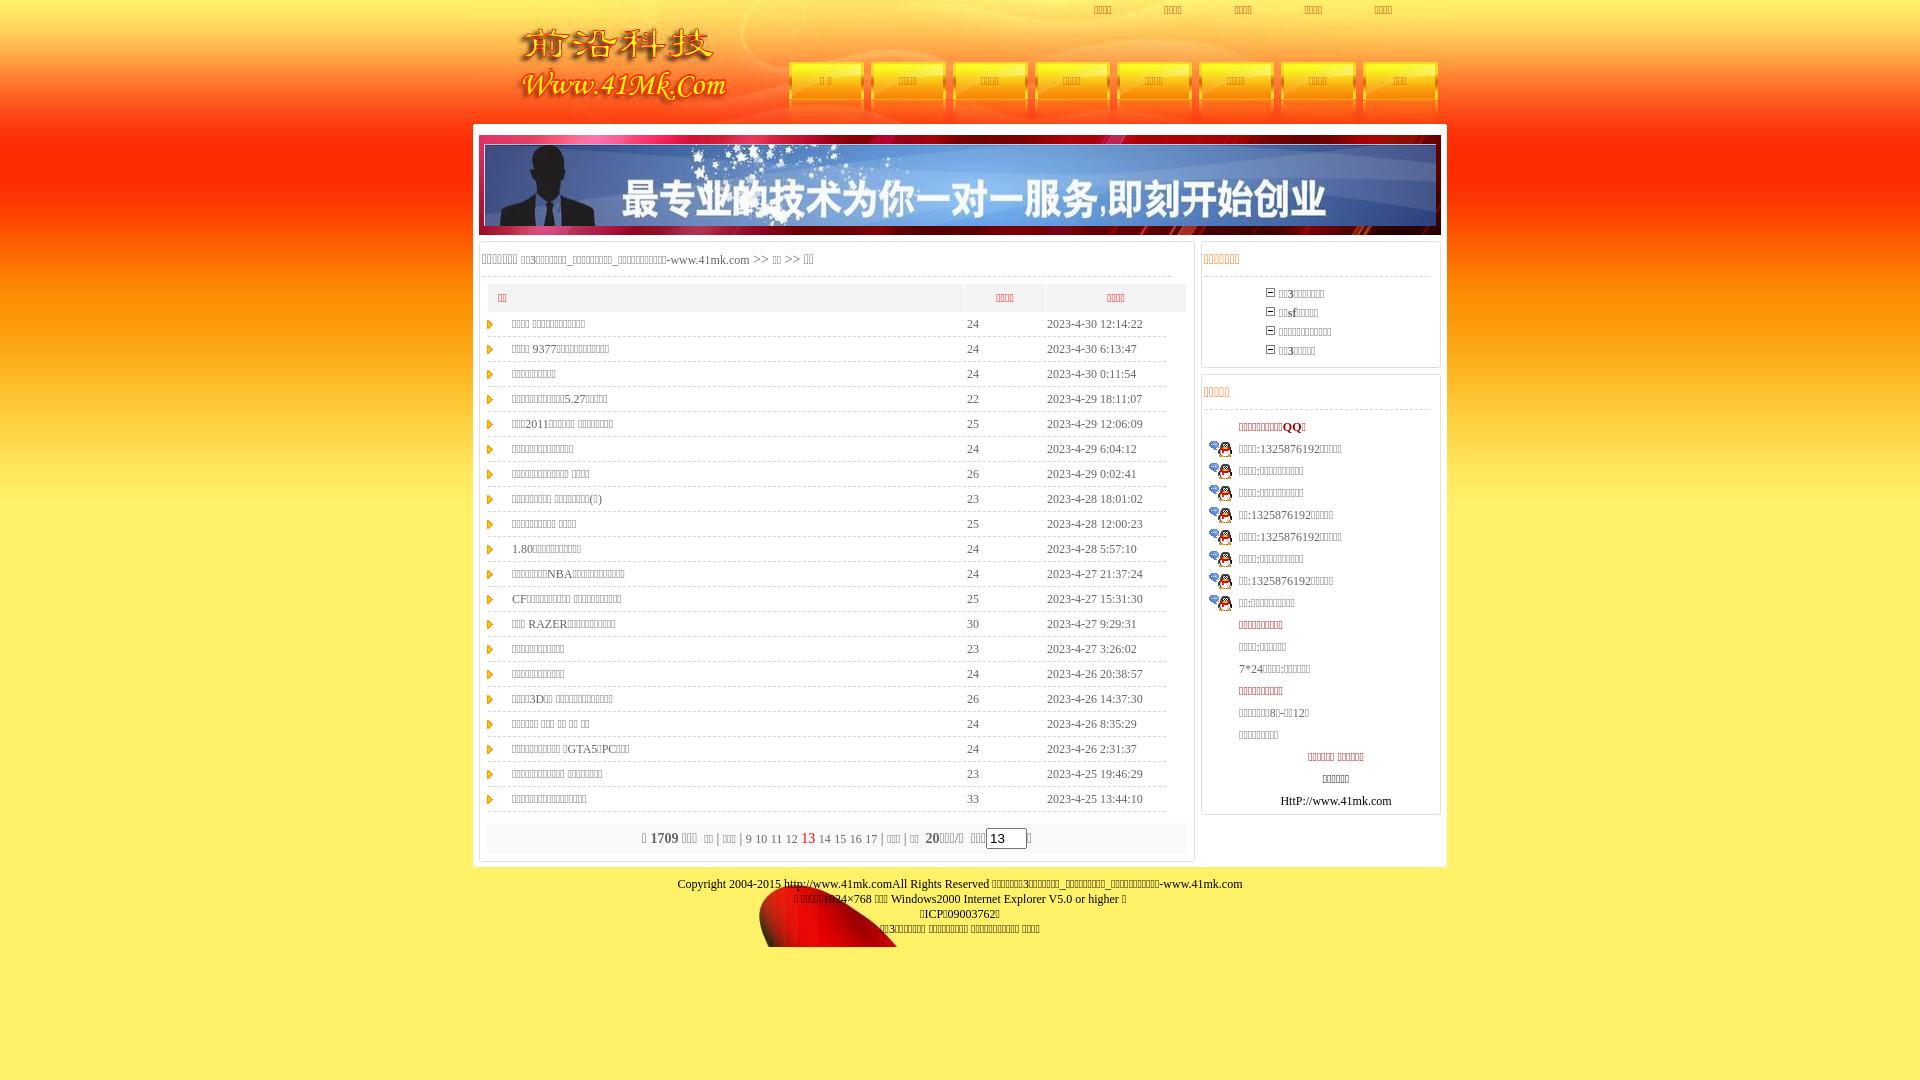 The image size is (1920, 1080). I want to click on '22', so click(973, 398).